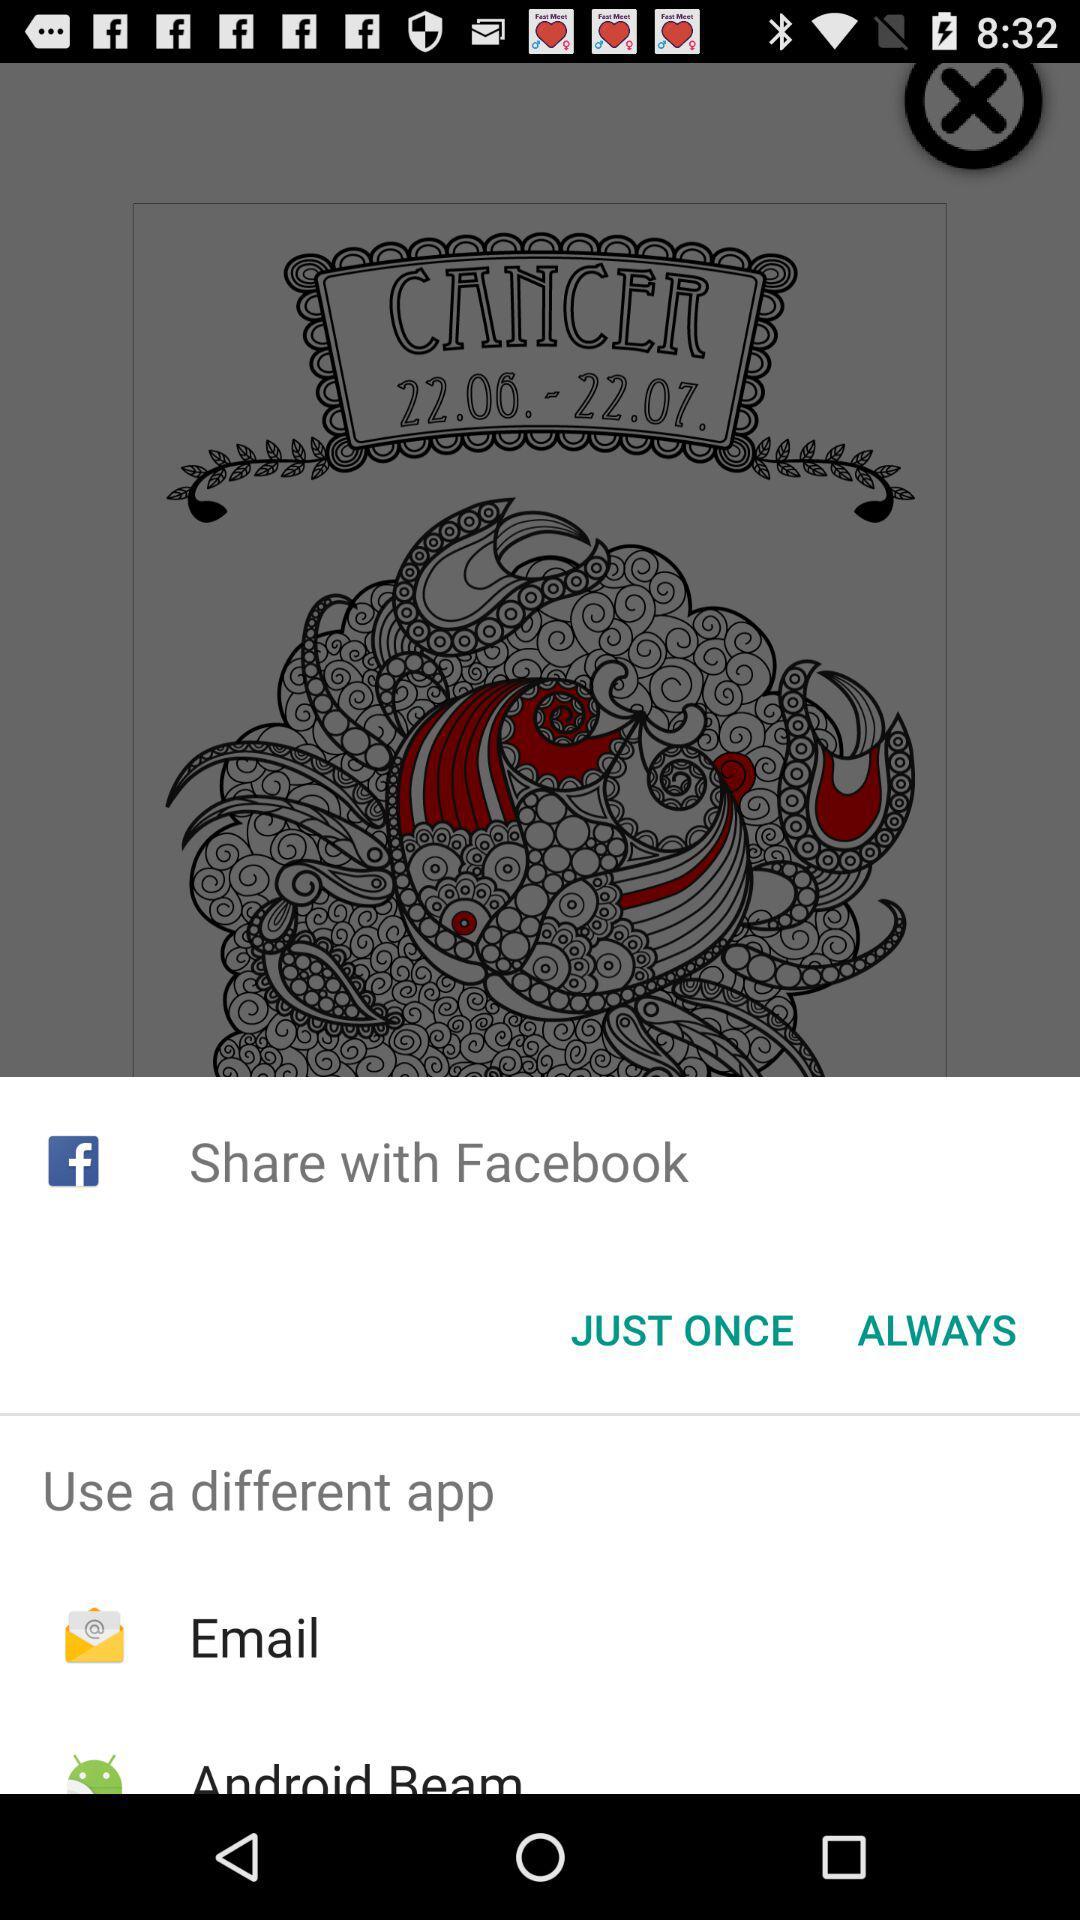 The height and width of the screenshot is (1920, 1080). Describe the element at coordinates (681, 1329) in the screenshot. I see `the icon below the share with facebook` at that location.